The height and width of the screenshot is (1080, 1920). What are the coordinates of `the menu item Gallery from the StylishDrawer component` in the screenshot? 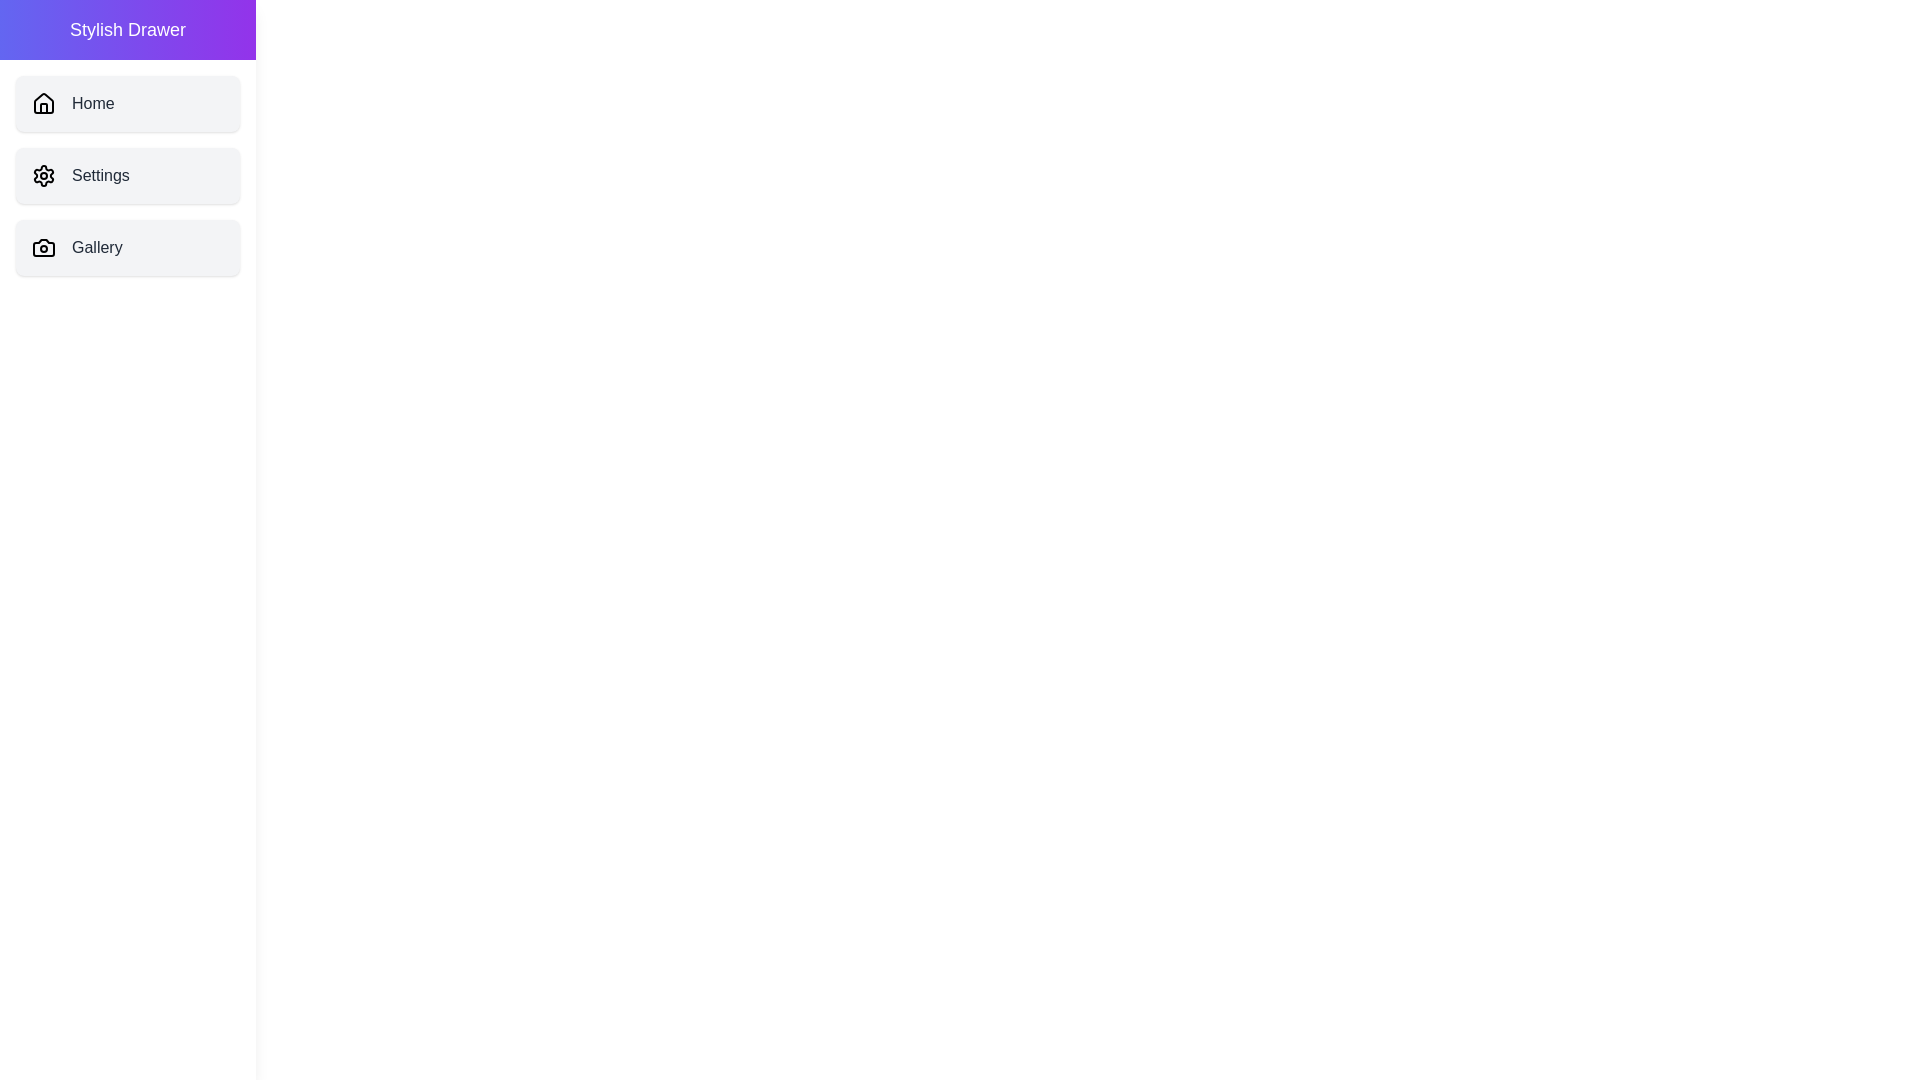 It's located at (127, 246).